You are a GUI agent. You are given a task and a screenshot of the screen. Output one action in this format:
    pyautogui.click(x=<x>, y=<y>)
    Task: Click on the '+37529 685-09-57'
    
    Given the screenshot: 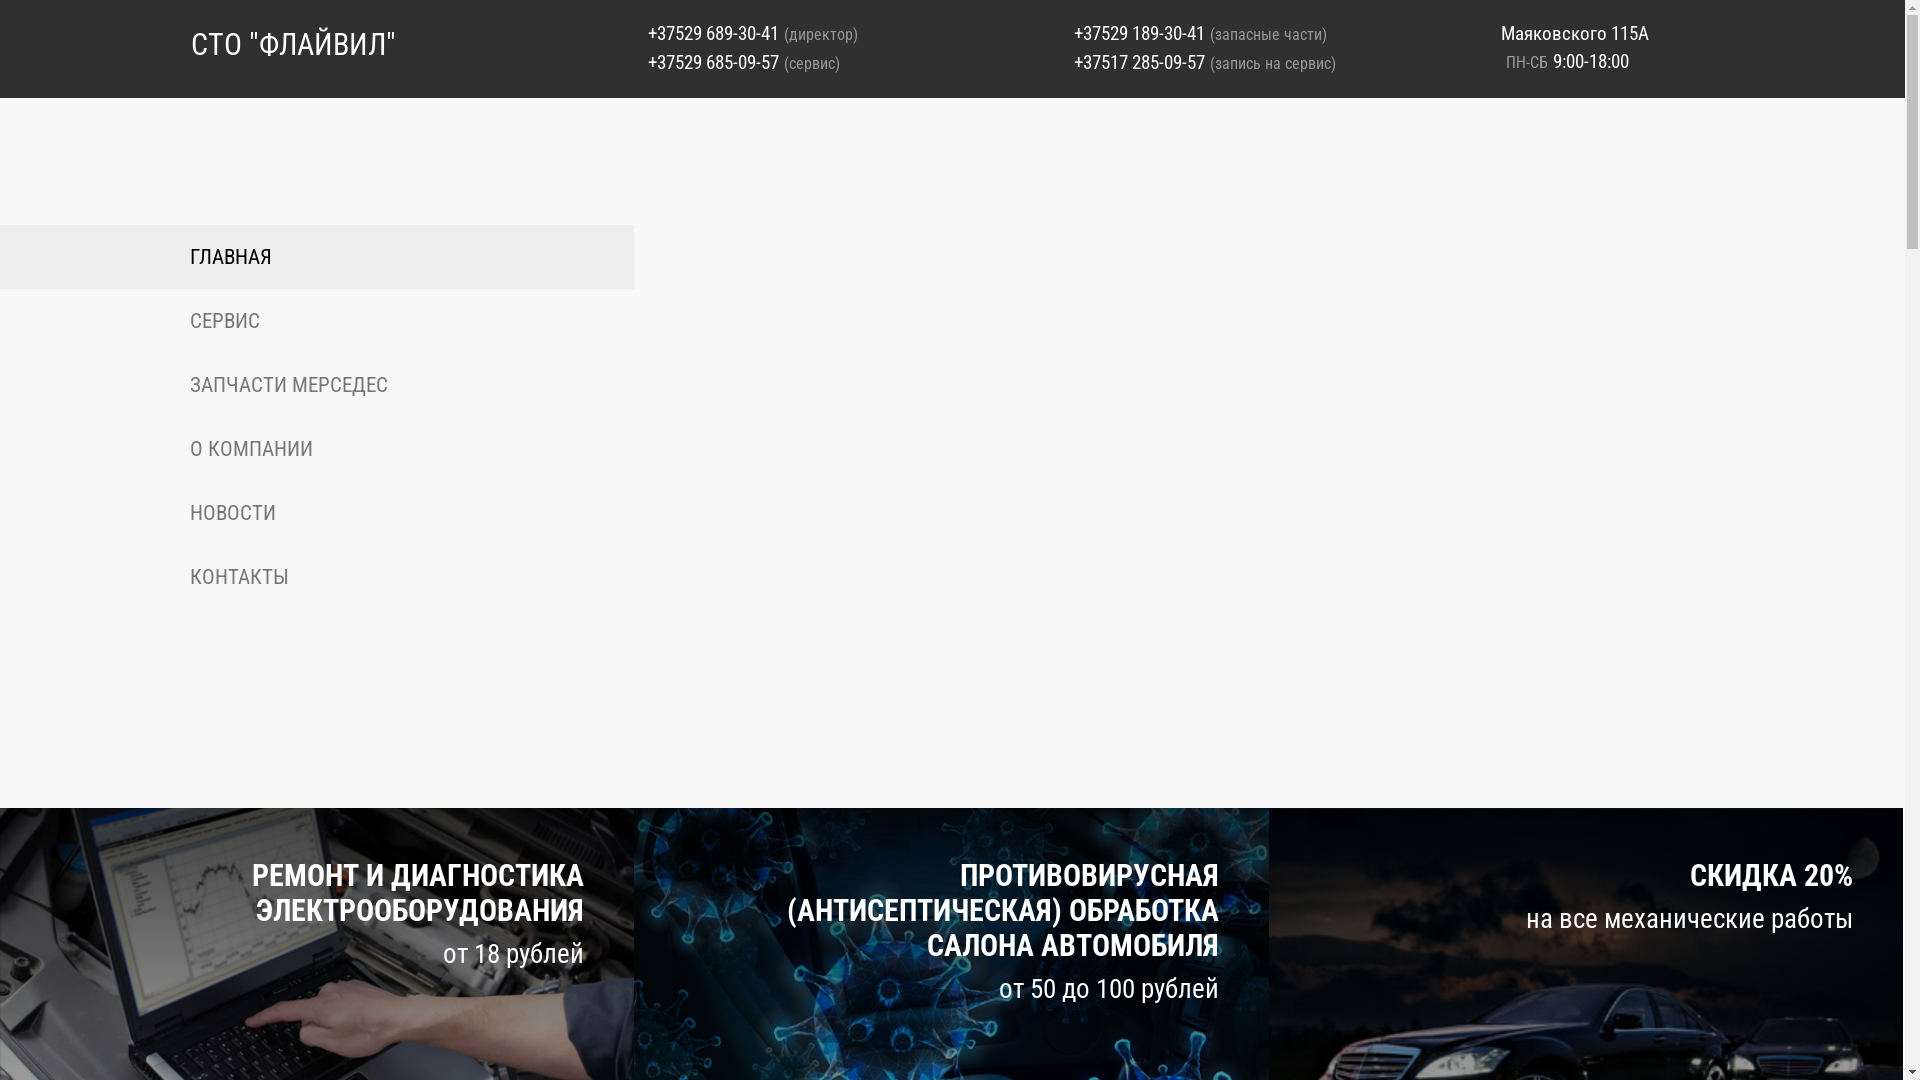 What is the action you would take?
    pyautogui.click(x=713, y=61)
    